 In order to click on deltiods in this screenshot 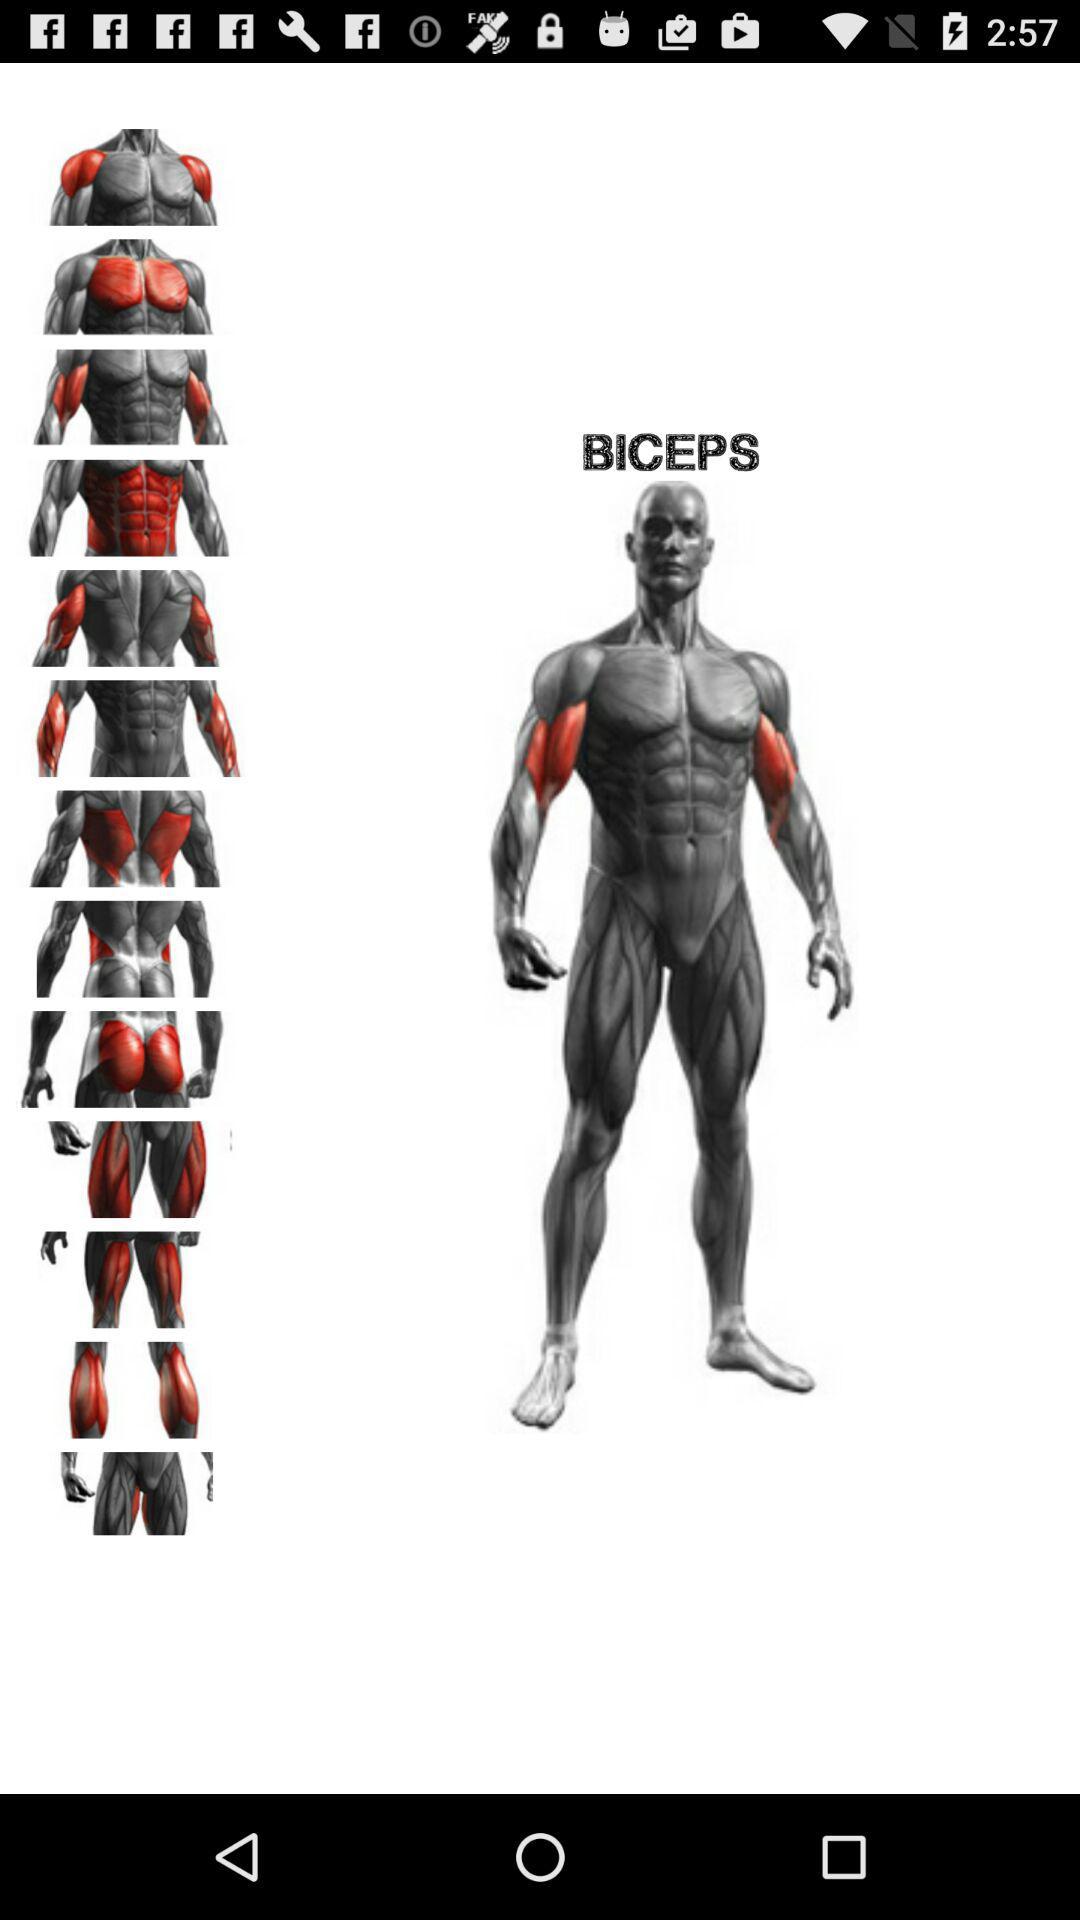, I will do `click(131, 170)`.